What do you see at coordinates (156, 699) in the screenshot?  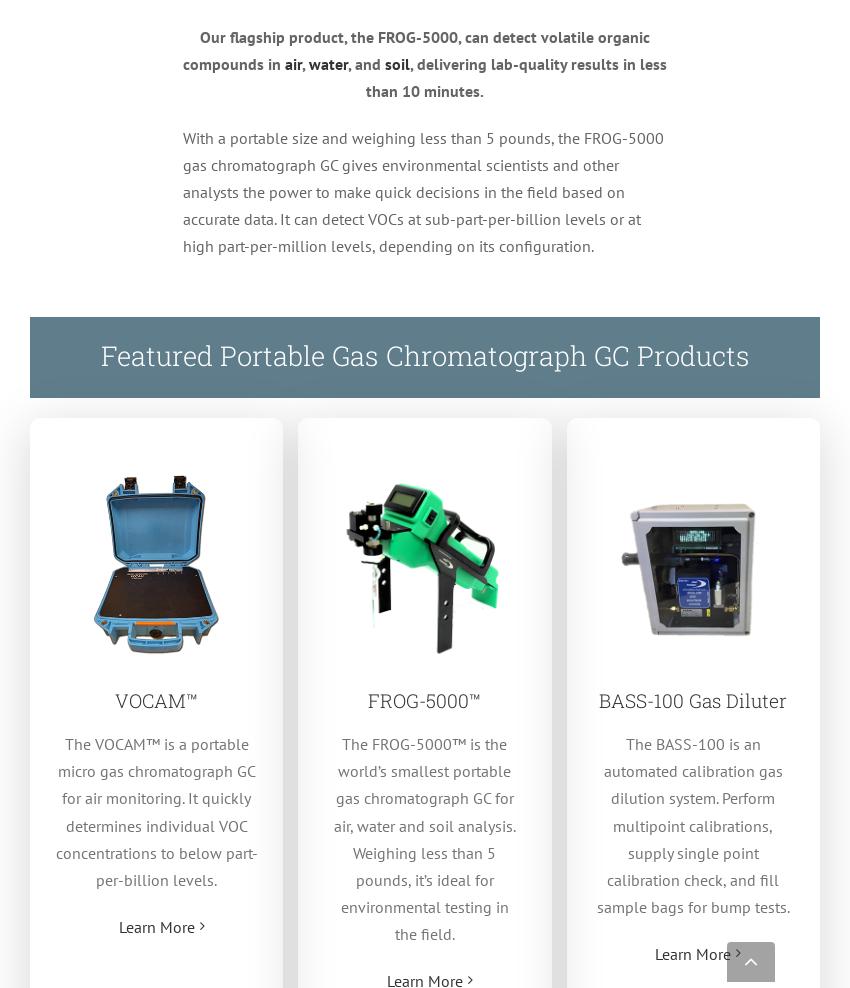 I see `'VOCAM™'` at bounding box center [156, 699].